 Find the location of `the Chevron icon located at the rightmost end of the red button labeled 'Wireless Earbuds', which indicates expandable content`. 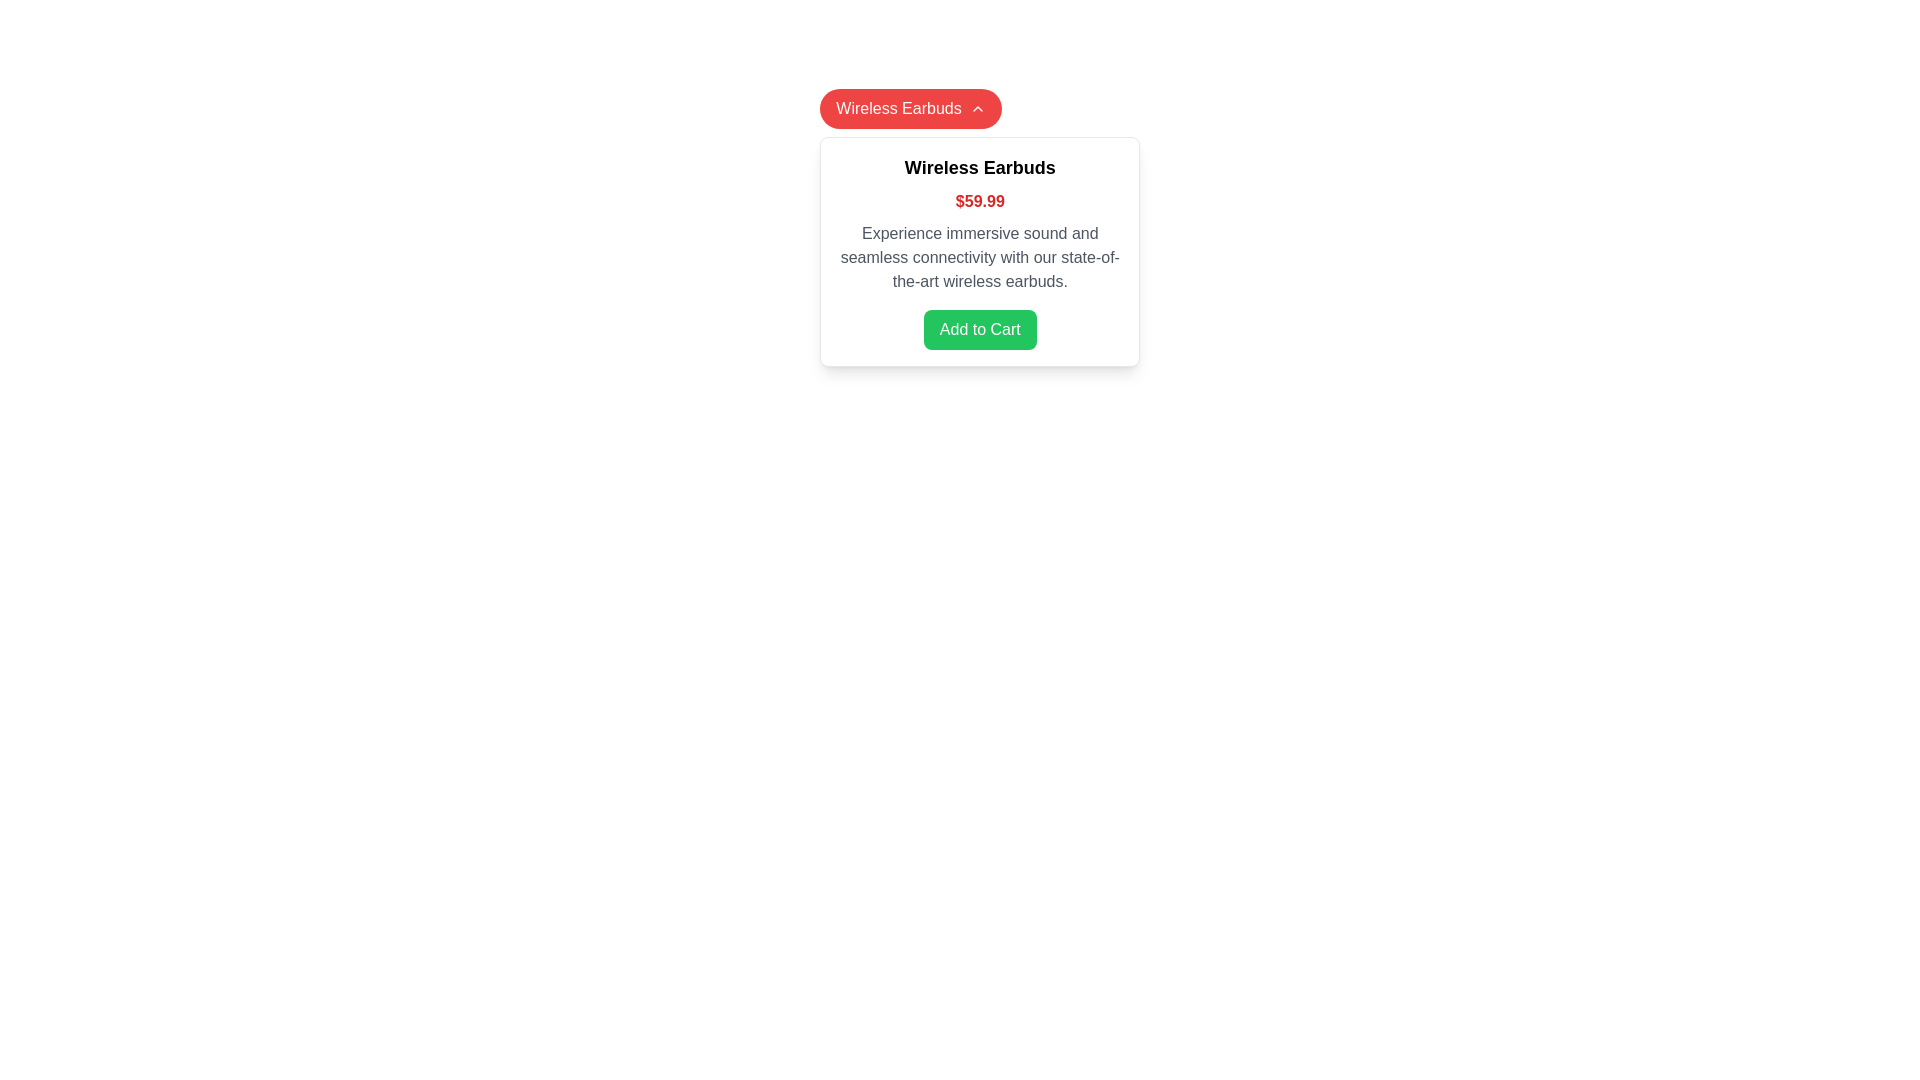

the Chevron icon located at the rightmost end of the red button labeled 'Wireless Earbuds', which indicates expandable content is located at coordinates (977, 108).